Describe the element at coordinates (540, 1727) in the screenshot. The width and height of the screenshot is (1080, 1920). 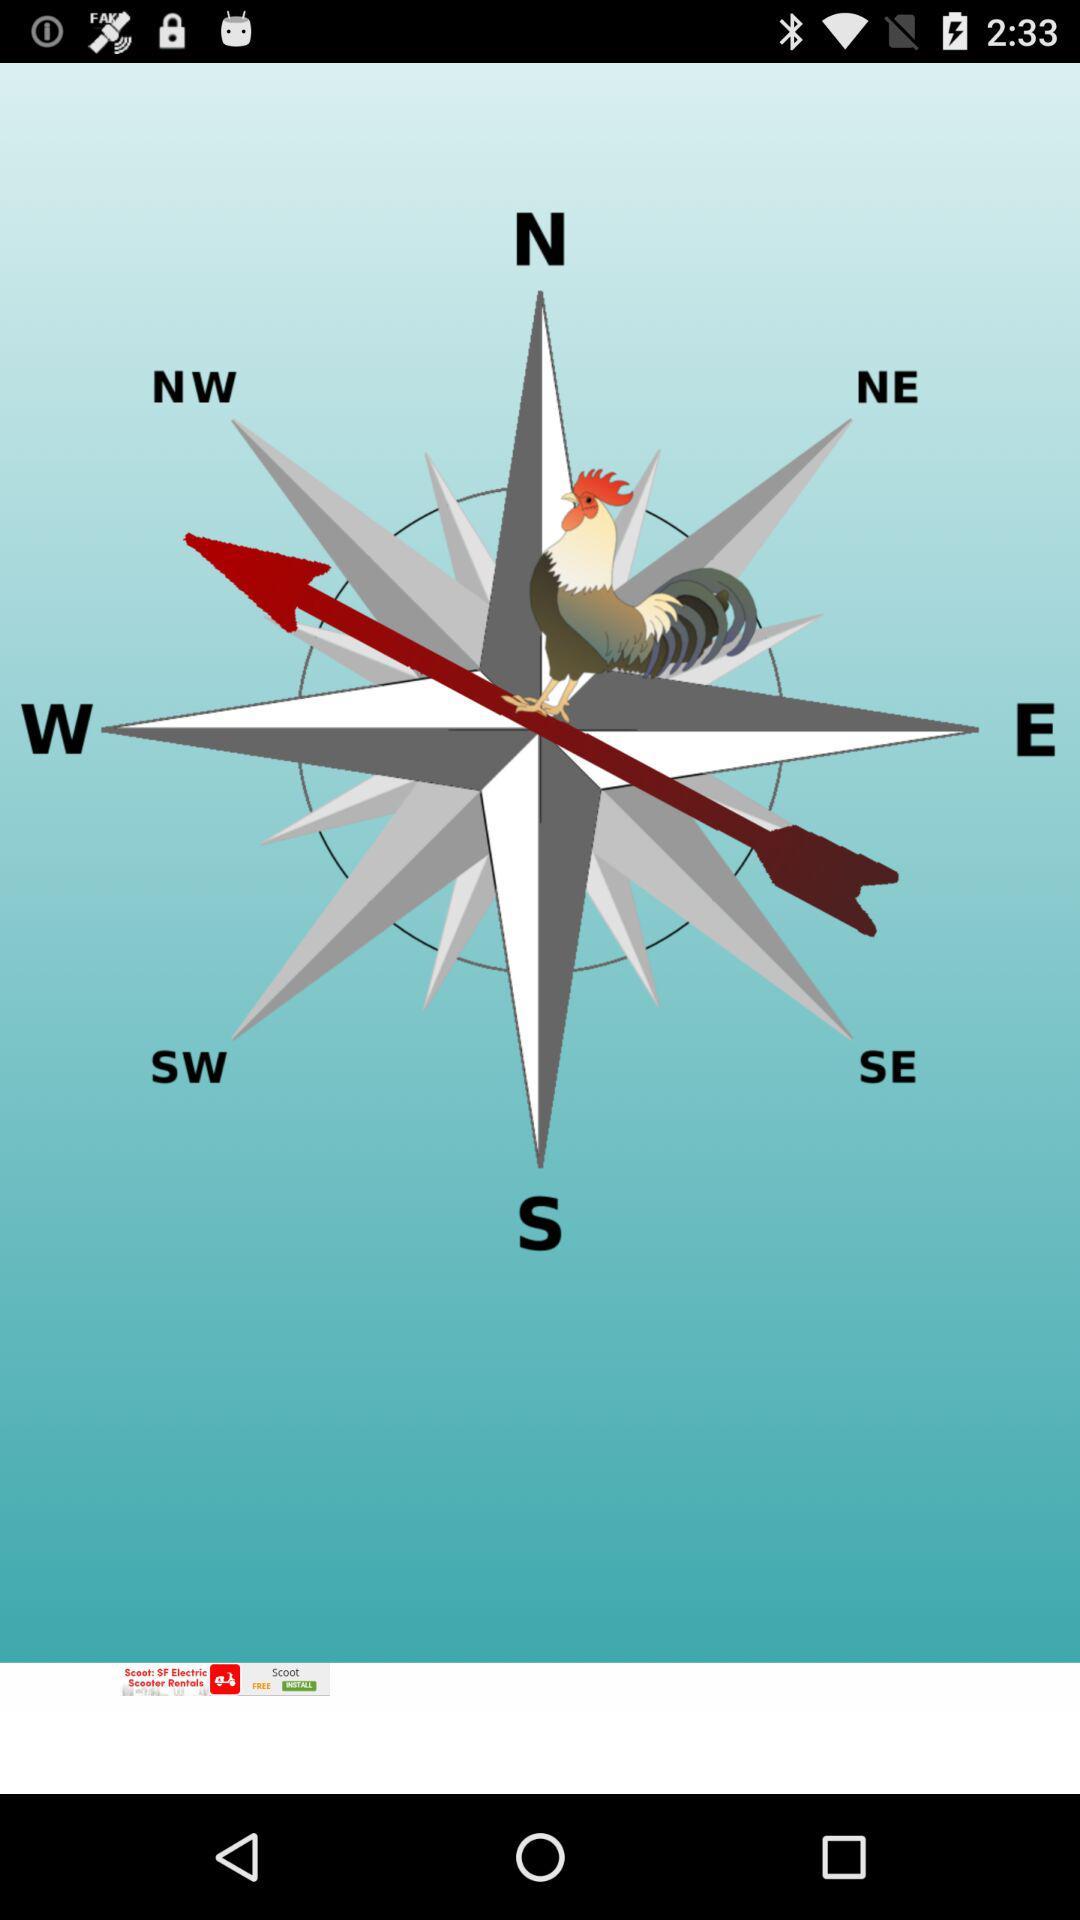
I see `advertisement portion` at that location.